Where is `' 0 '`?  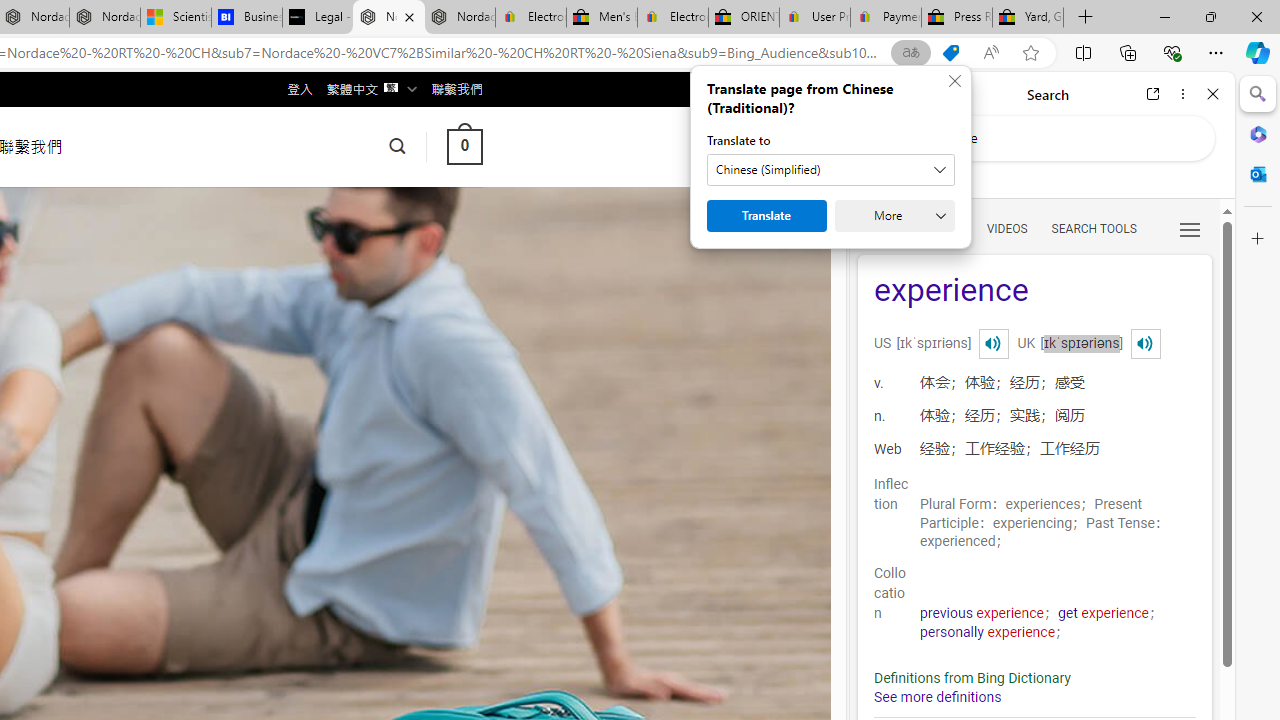 ' 0 ' is located at coordinates (463, 145).